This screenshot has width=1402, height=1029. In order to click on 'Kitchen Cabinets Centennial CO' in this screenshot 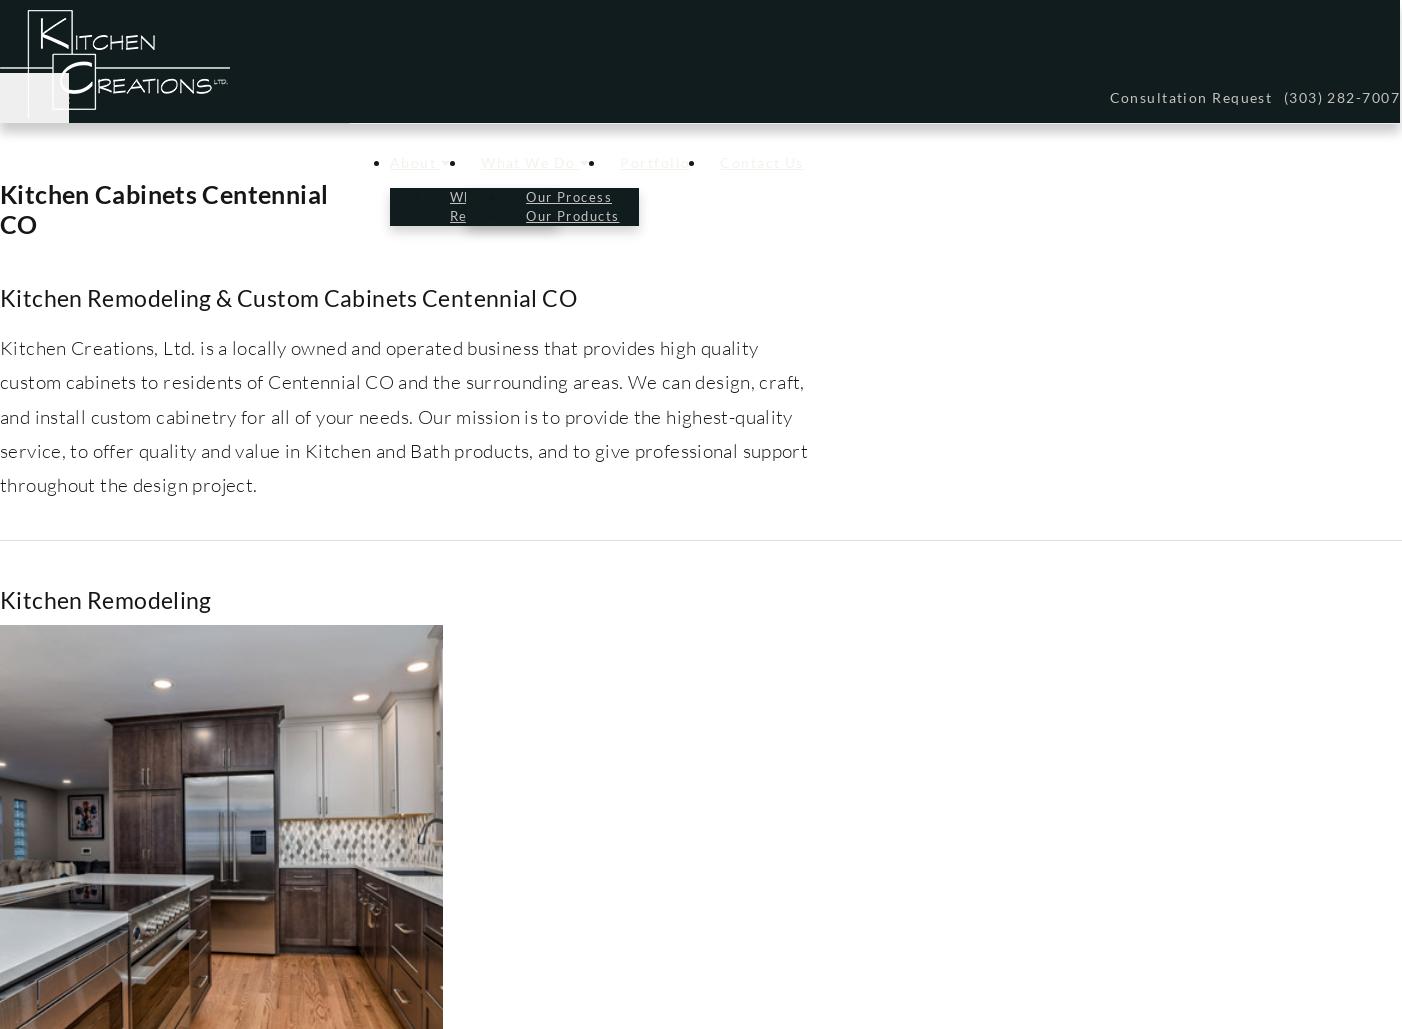, I will do `click(163, 208)`.